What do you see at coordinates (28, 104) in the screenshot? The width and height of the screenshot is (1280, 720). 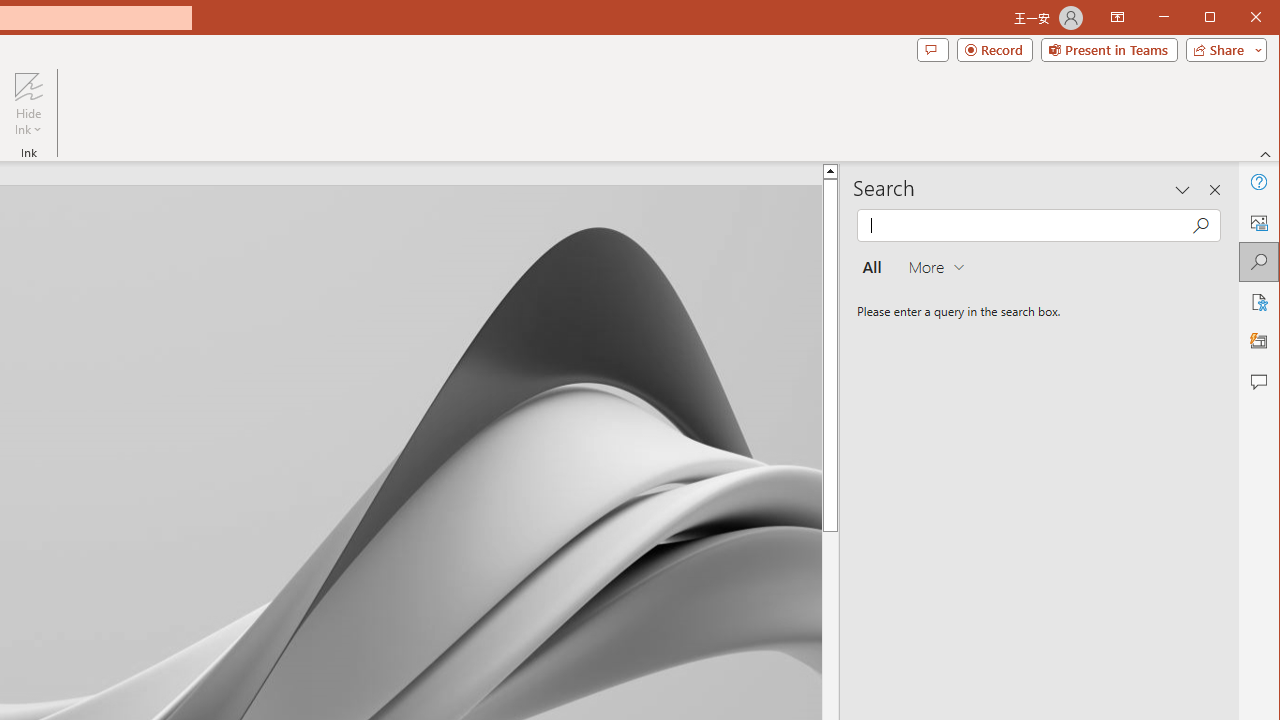 I see `'Hide Ink'` at bounding box center [28, 104].